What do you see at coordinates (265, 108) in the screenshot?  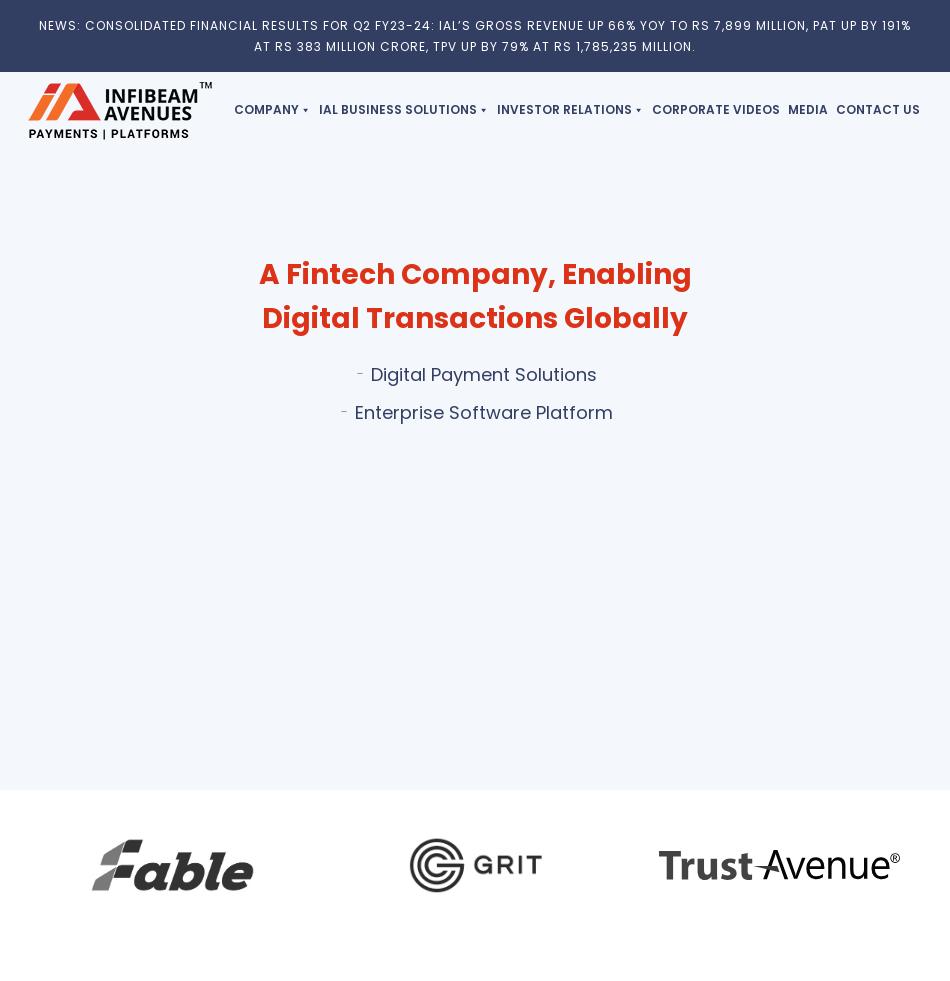 I see `'Company'` at bounding box center [265, 108].